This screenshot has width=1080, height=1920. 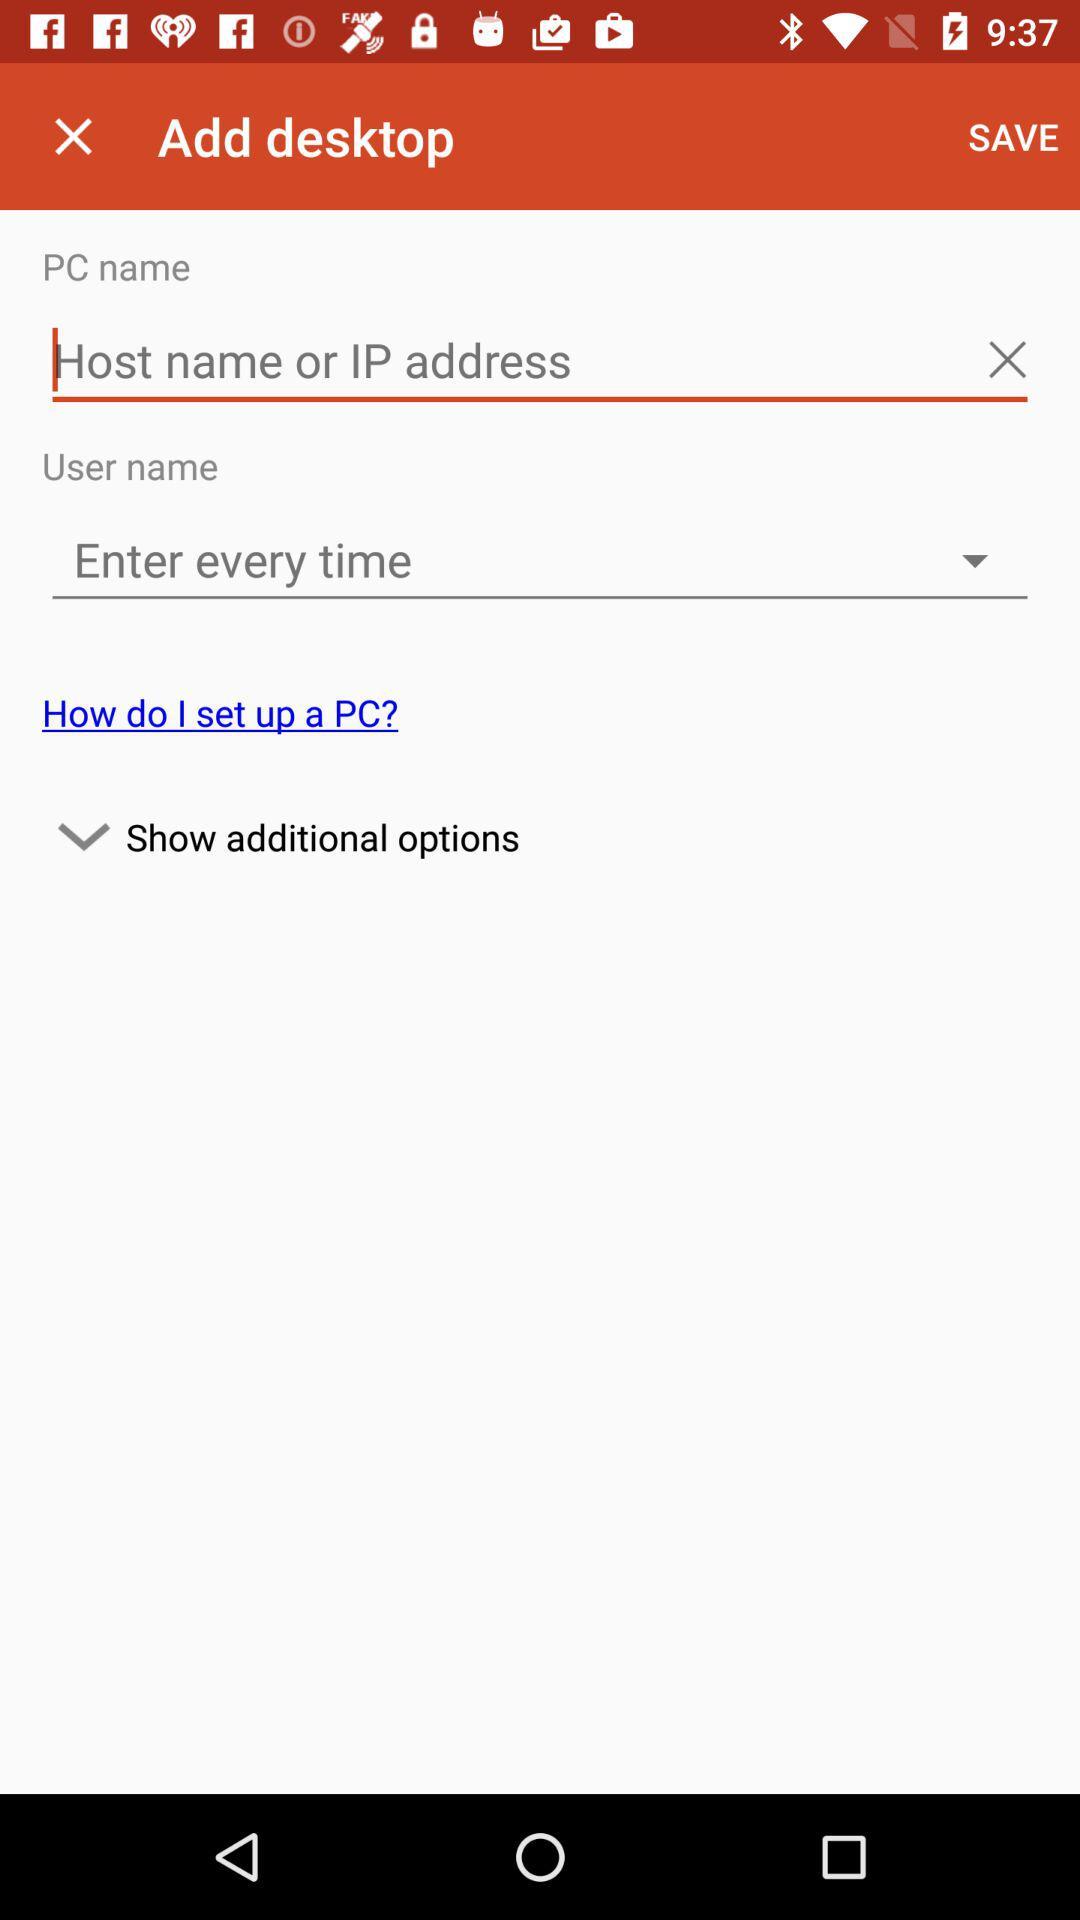 I want to click on item to the right of add desktop, so click(x=1013, y=135).